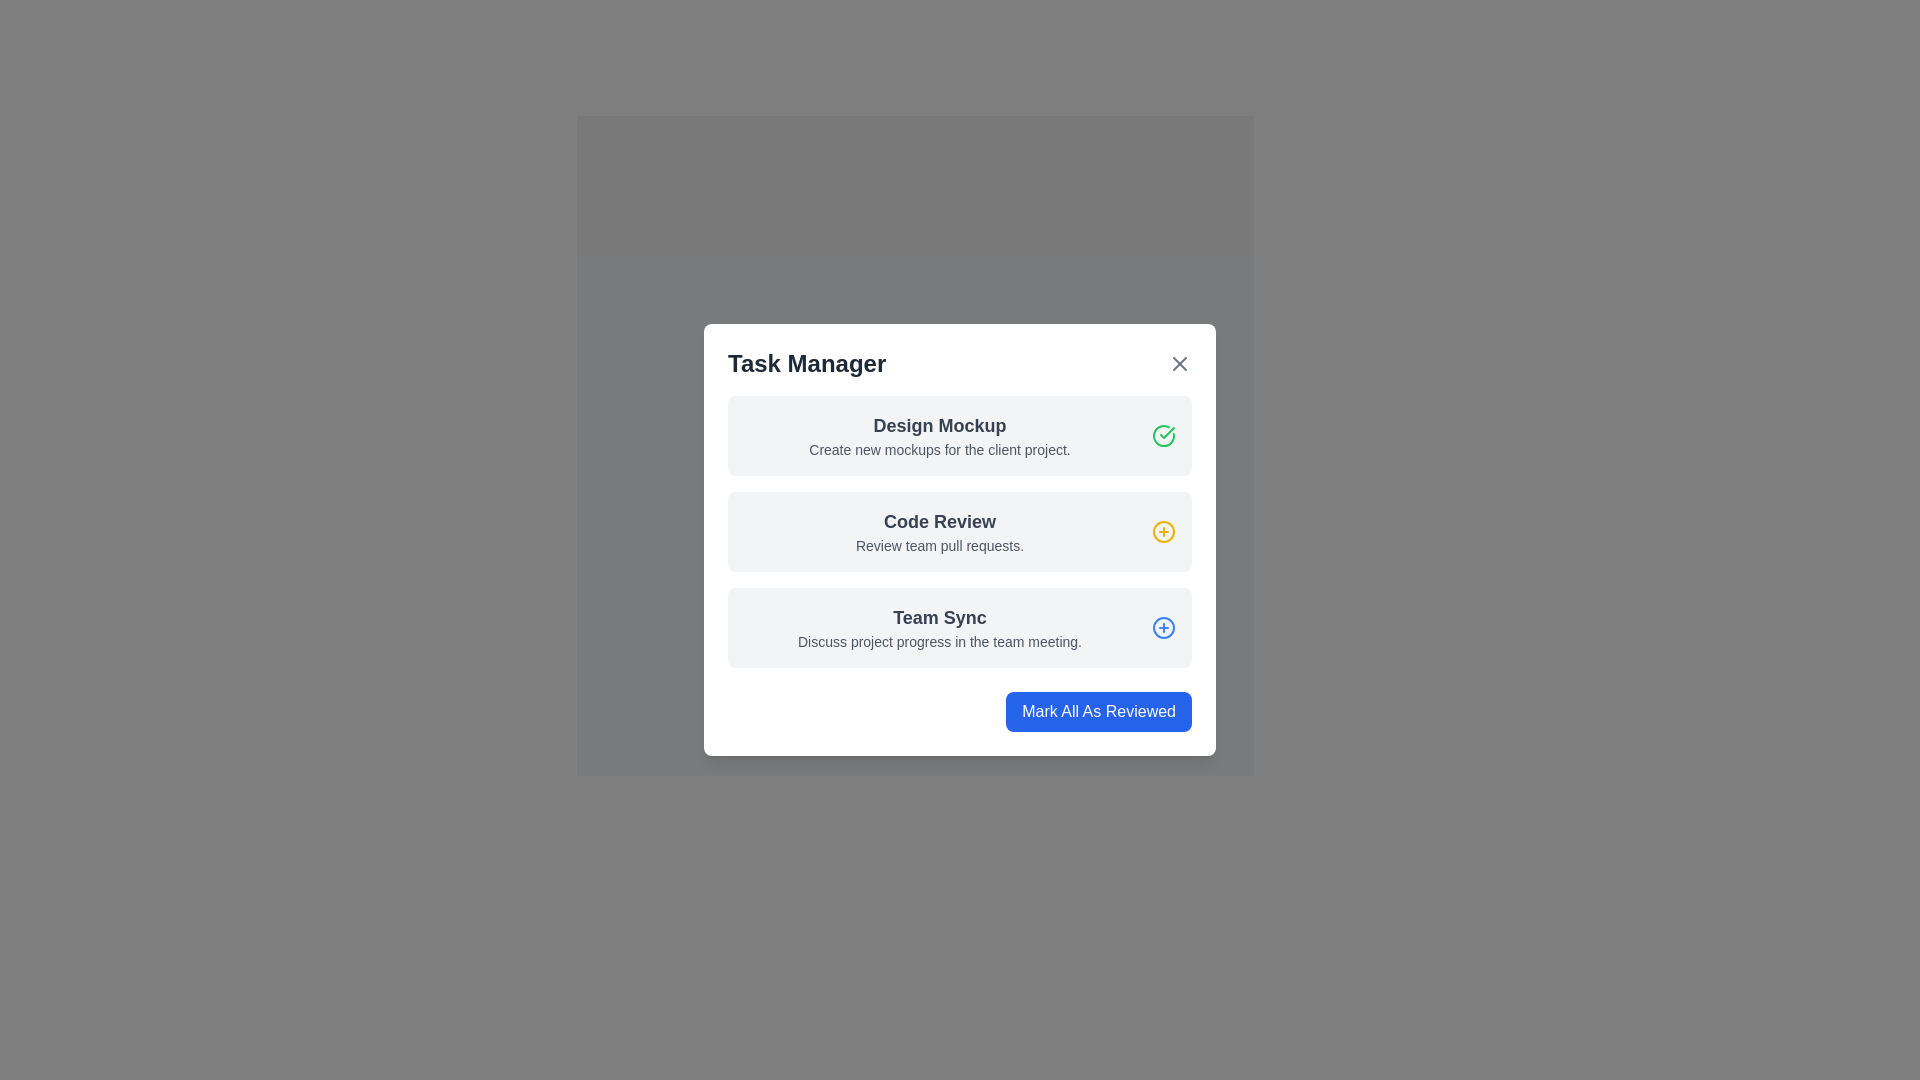 The image size is (1920, 1080). What do you see at coordinates (1098, 711) in the screenshot?
I see `the blue rectangular button labeled 'Mark All As Reviewed' located at the bottom-right corner of the 'Task Manager' popup` at bounding box center [1098, 711].